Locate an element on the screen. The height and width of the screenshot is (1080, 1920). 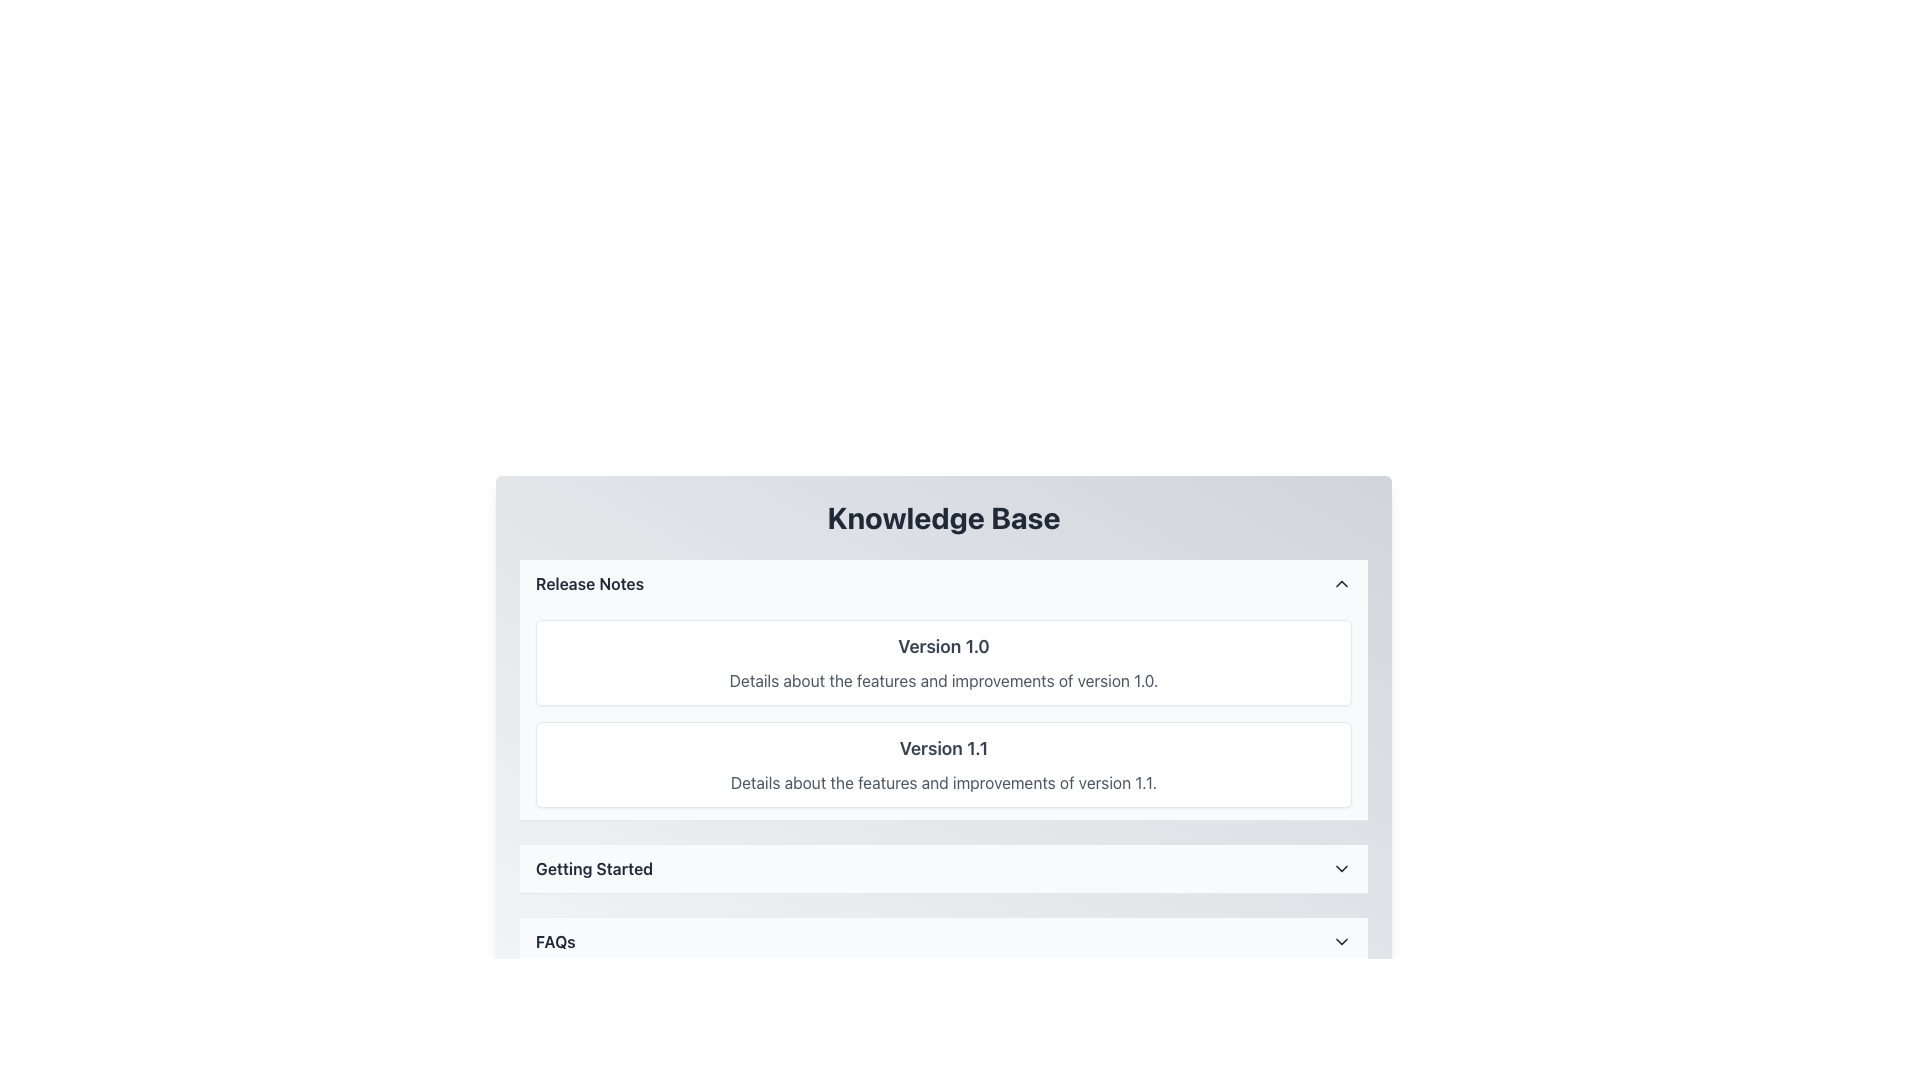
the text reading 'Details about the features and improvements of version 1.0.' located beneath the header 'Version 1.0' in a bordered, rounded rectangle area is located at coordinates (943, 680).